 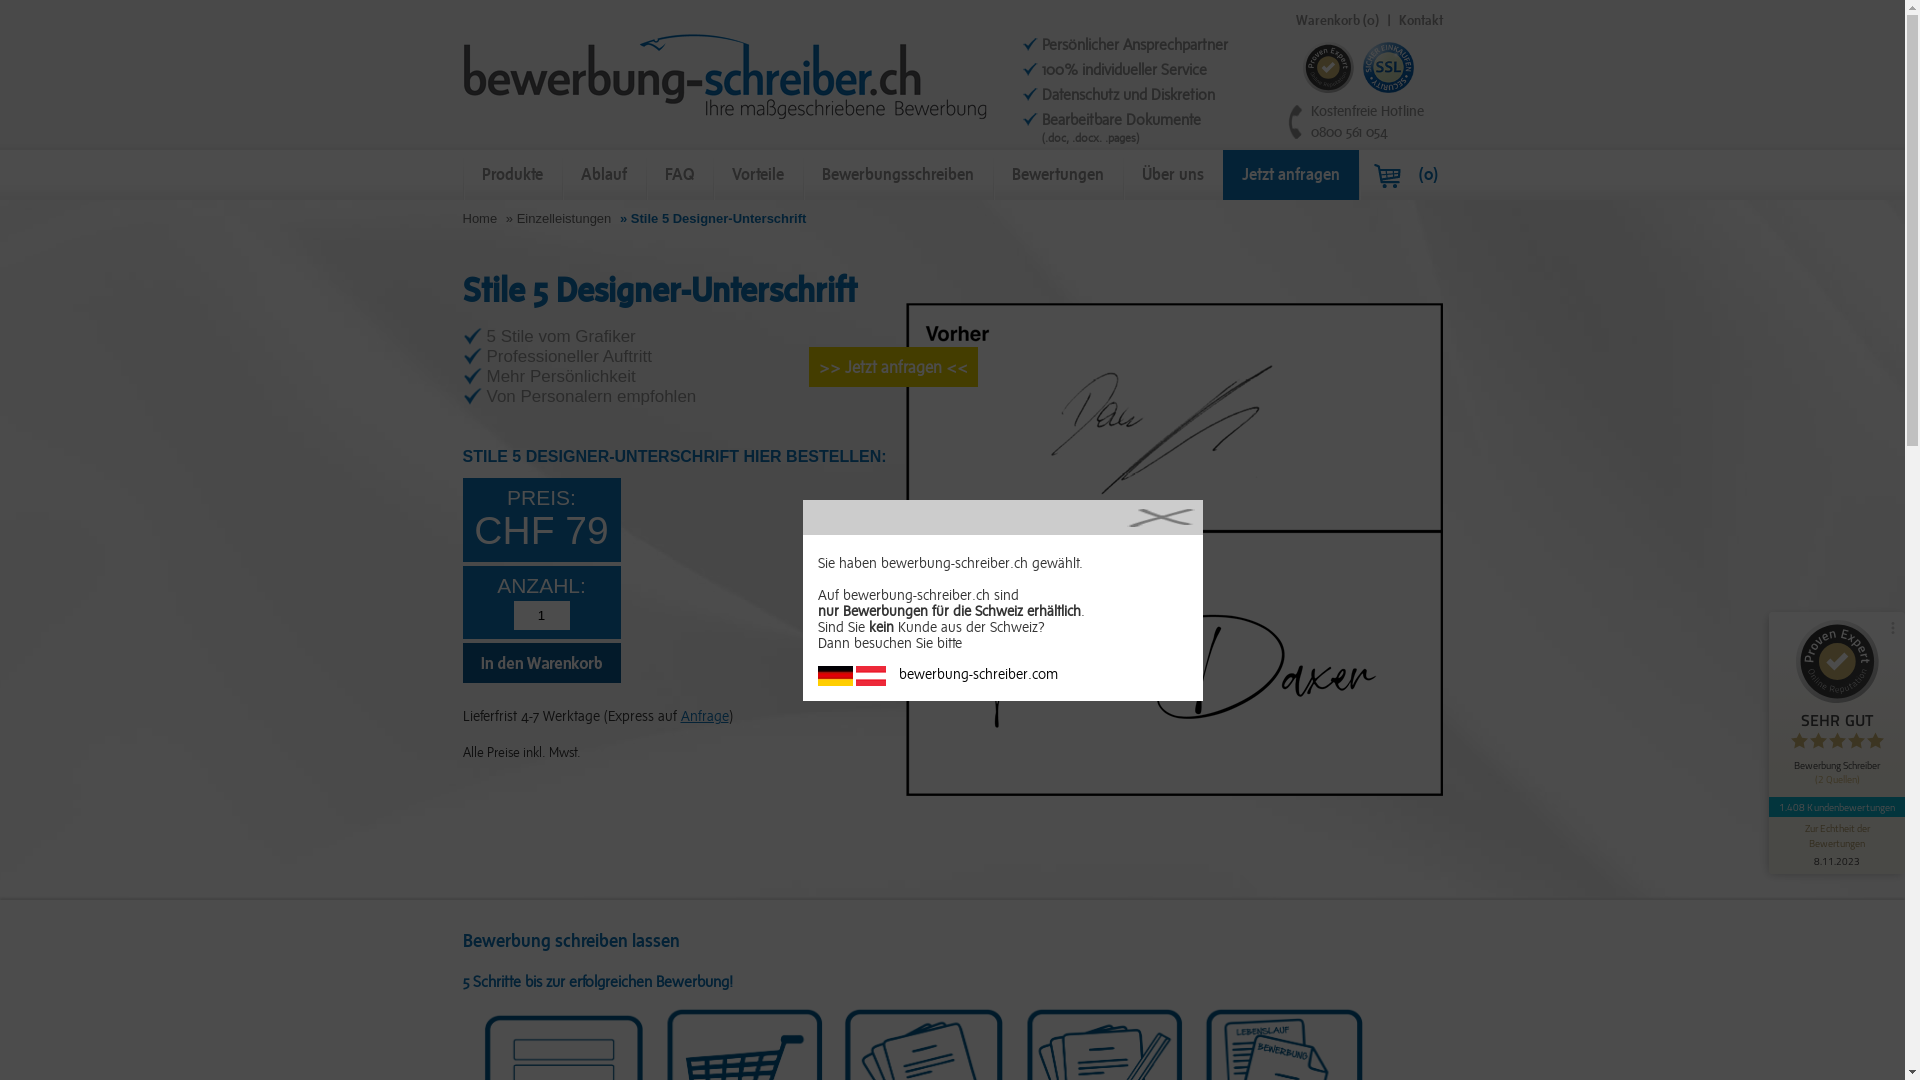 What do you see at coordinates (756, 173) in the screenshot?
I see `'Vorteile'` at bounding box center [756, 173].